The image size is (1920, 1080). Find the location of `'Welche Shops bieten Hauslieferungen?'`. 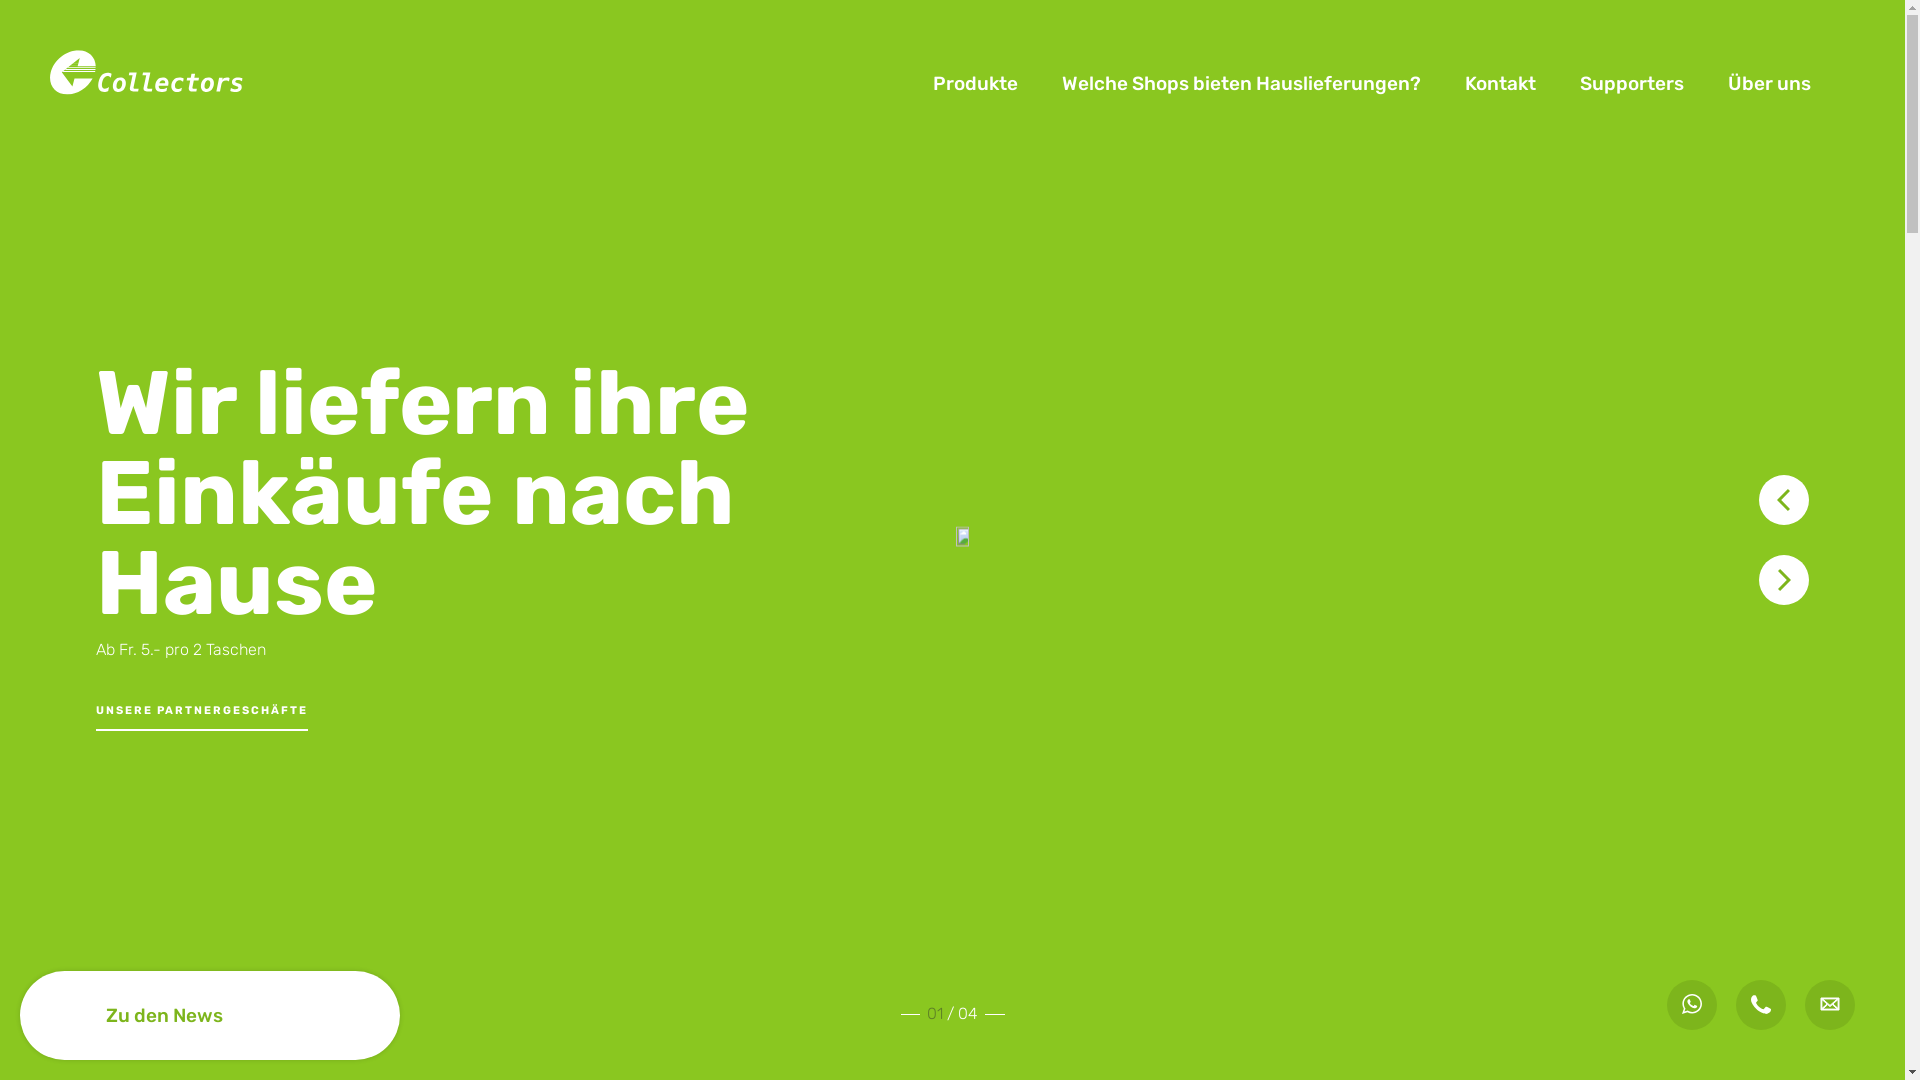

'Welche Shops bieten Hauslieferungen?' is located at coordinates (1240, 83).